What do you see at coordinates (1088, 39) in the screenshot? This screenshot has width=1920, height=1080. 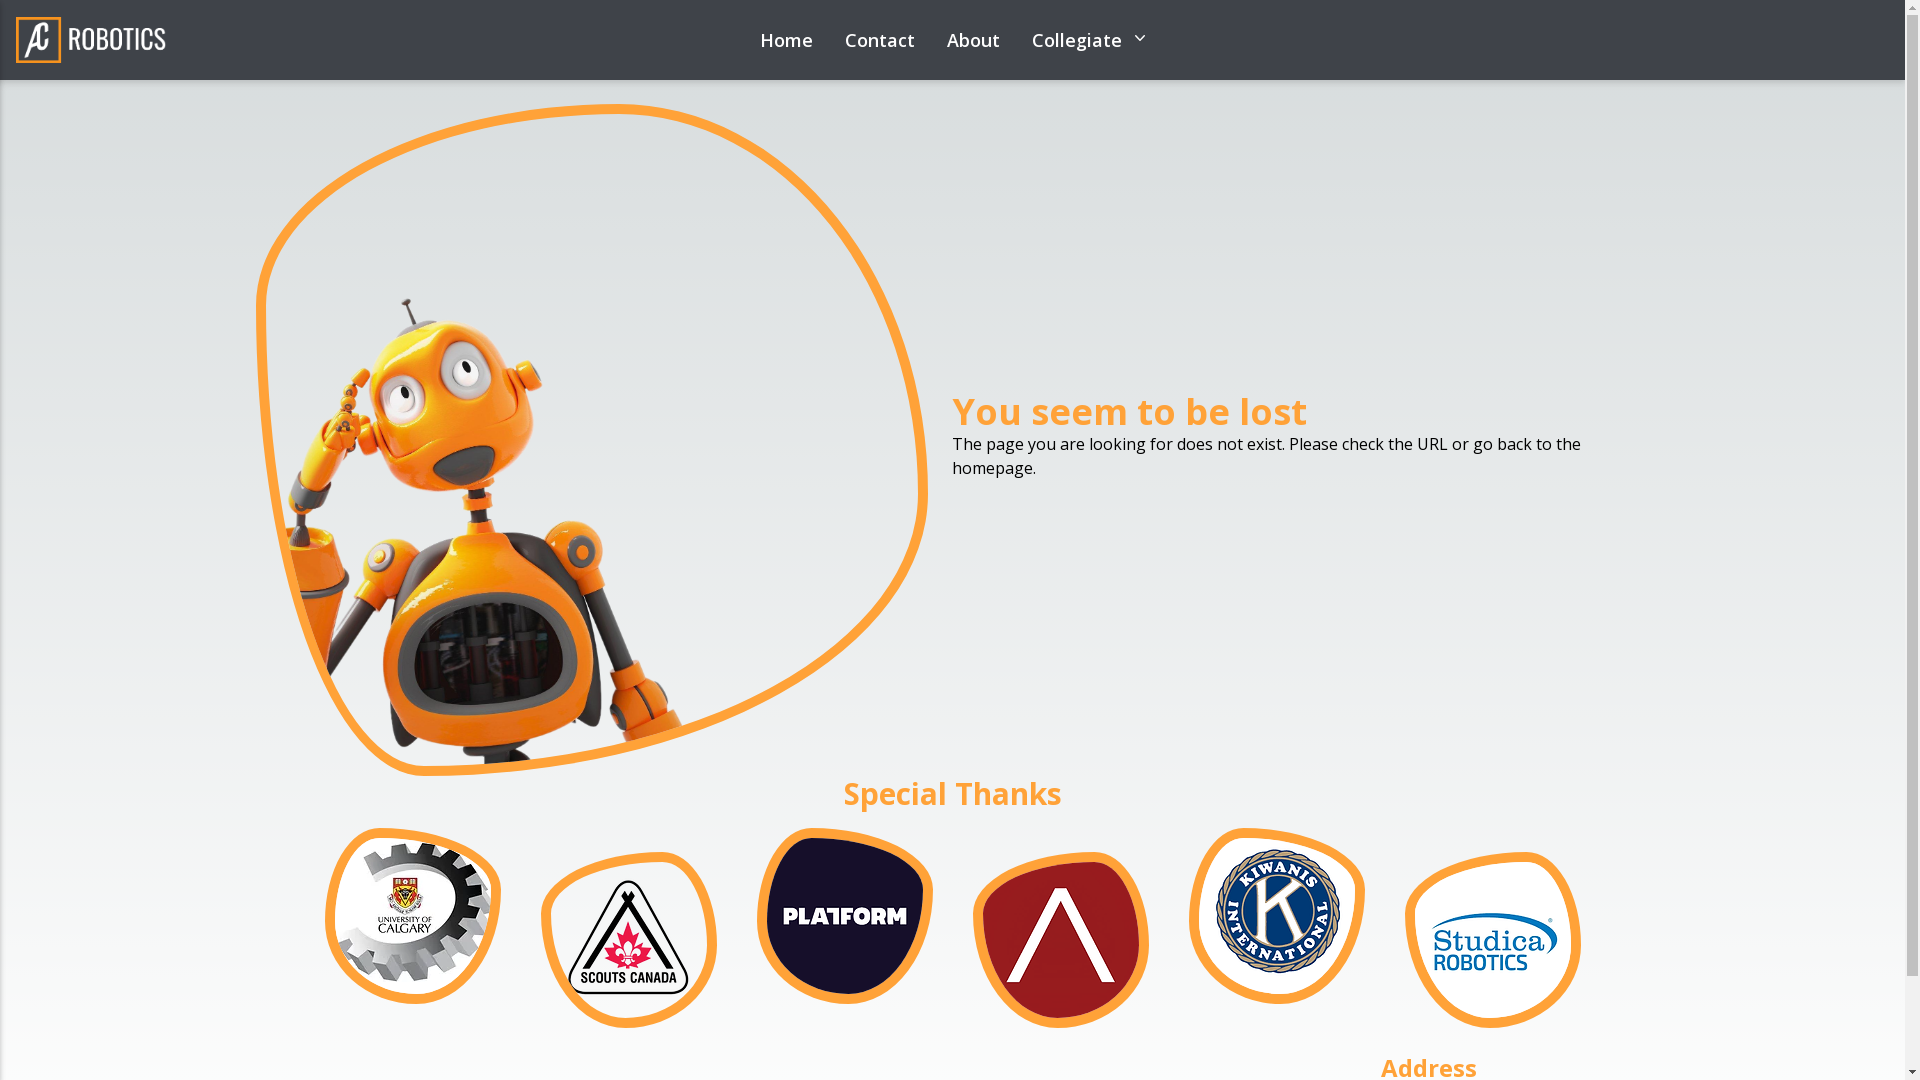 I see `'Collegiate'` at bounding box center [1088, 39].